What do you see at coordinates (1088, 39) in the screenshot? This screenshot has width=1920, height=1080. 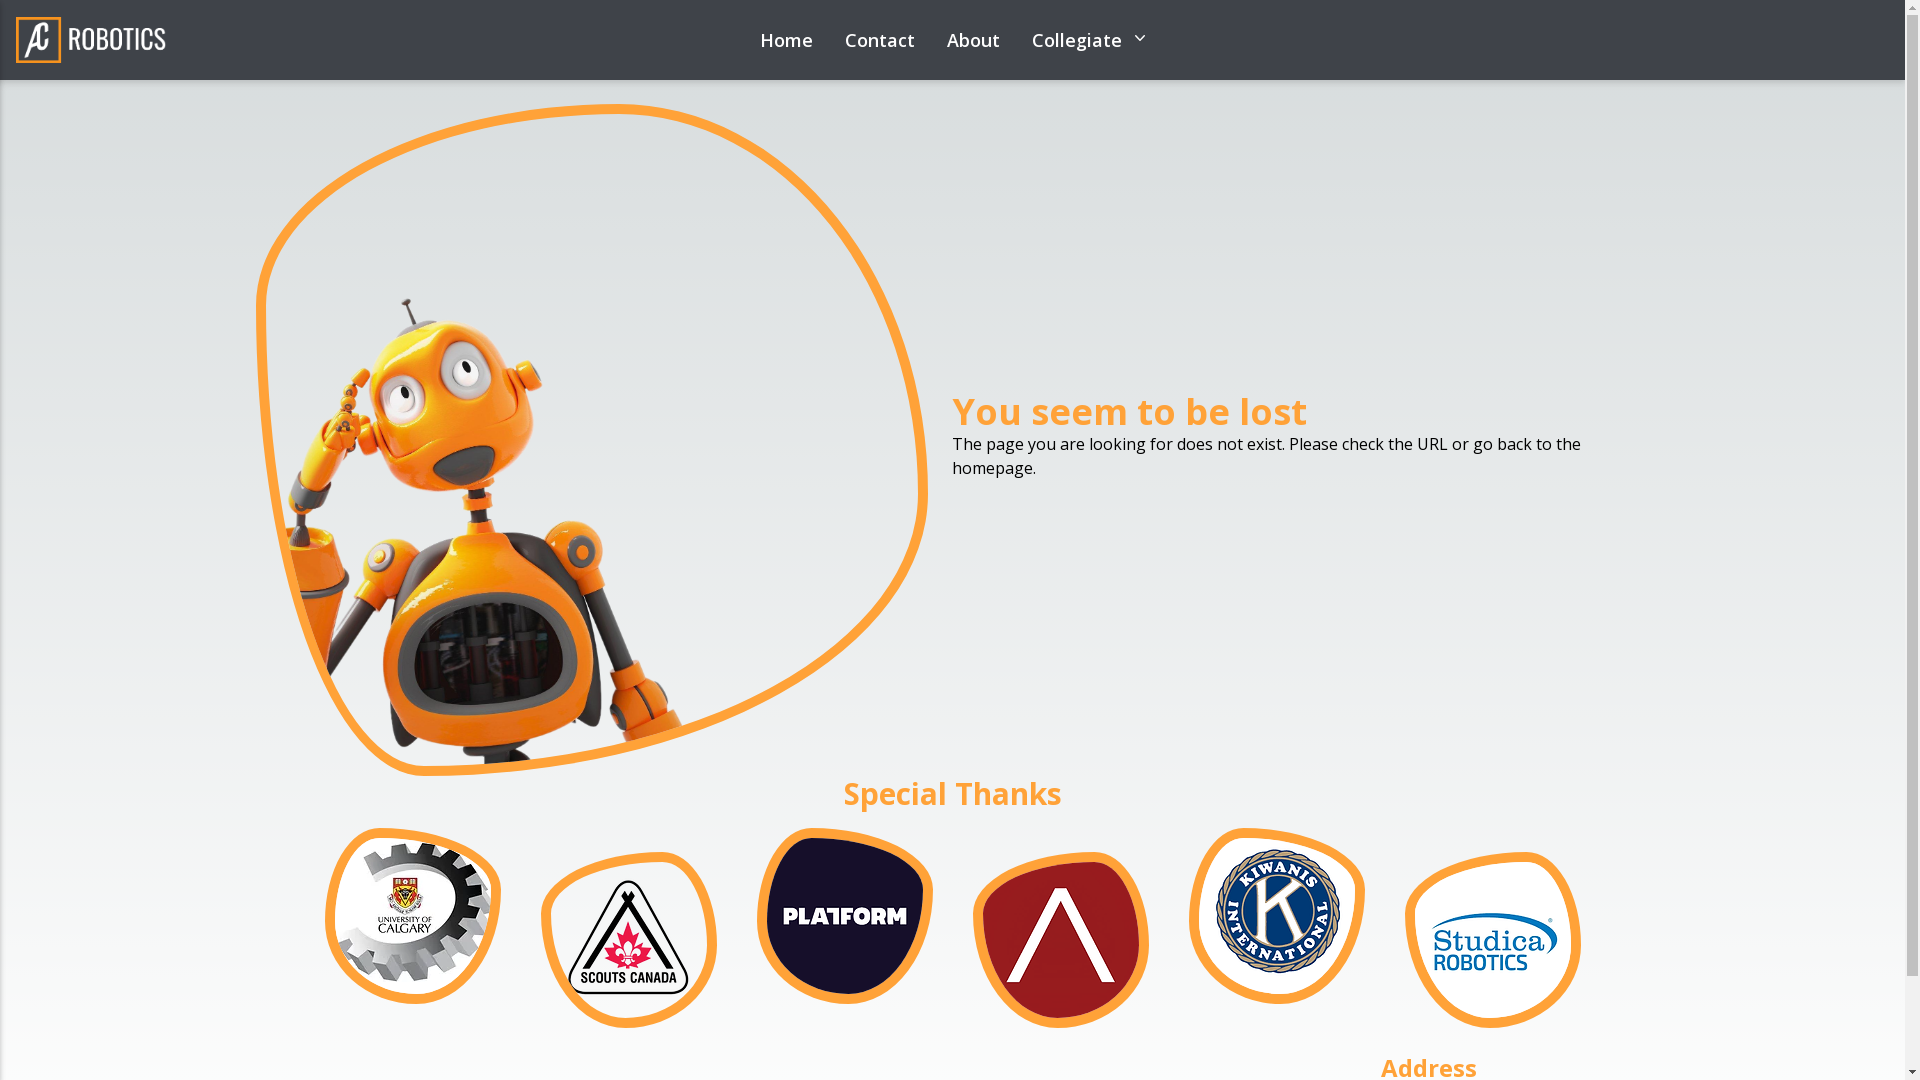 I see `'Collegiate'` at bounding box center [1088, 39].